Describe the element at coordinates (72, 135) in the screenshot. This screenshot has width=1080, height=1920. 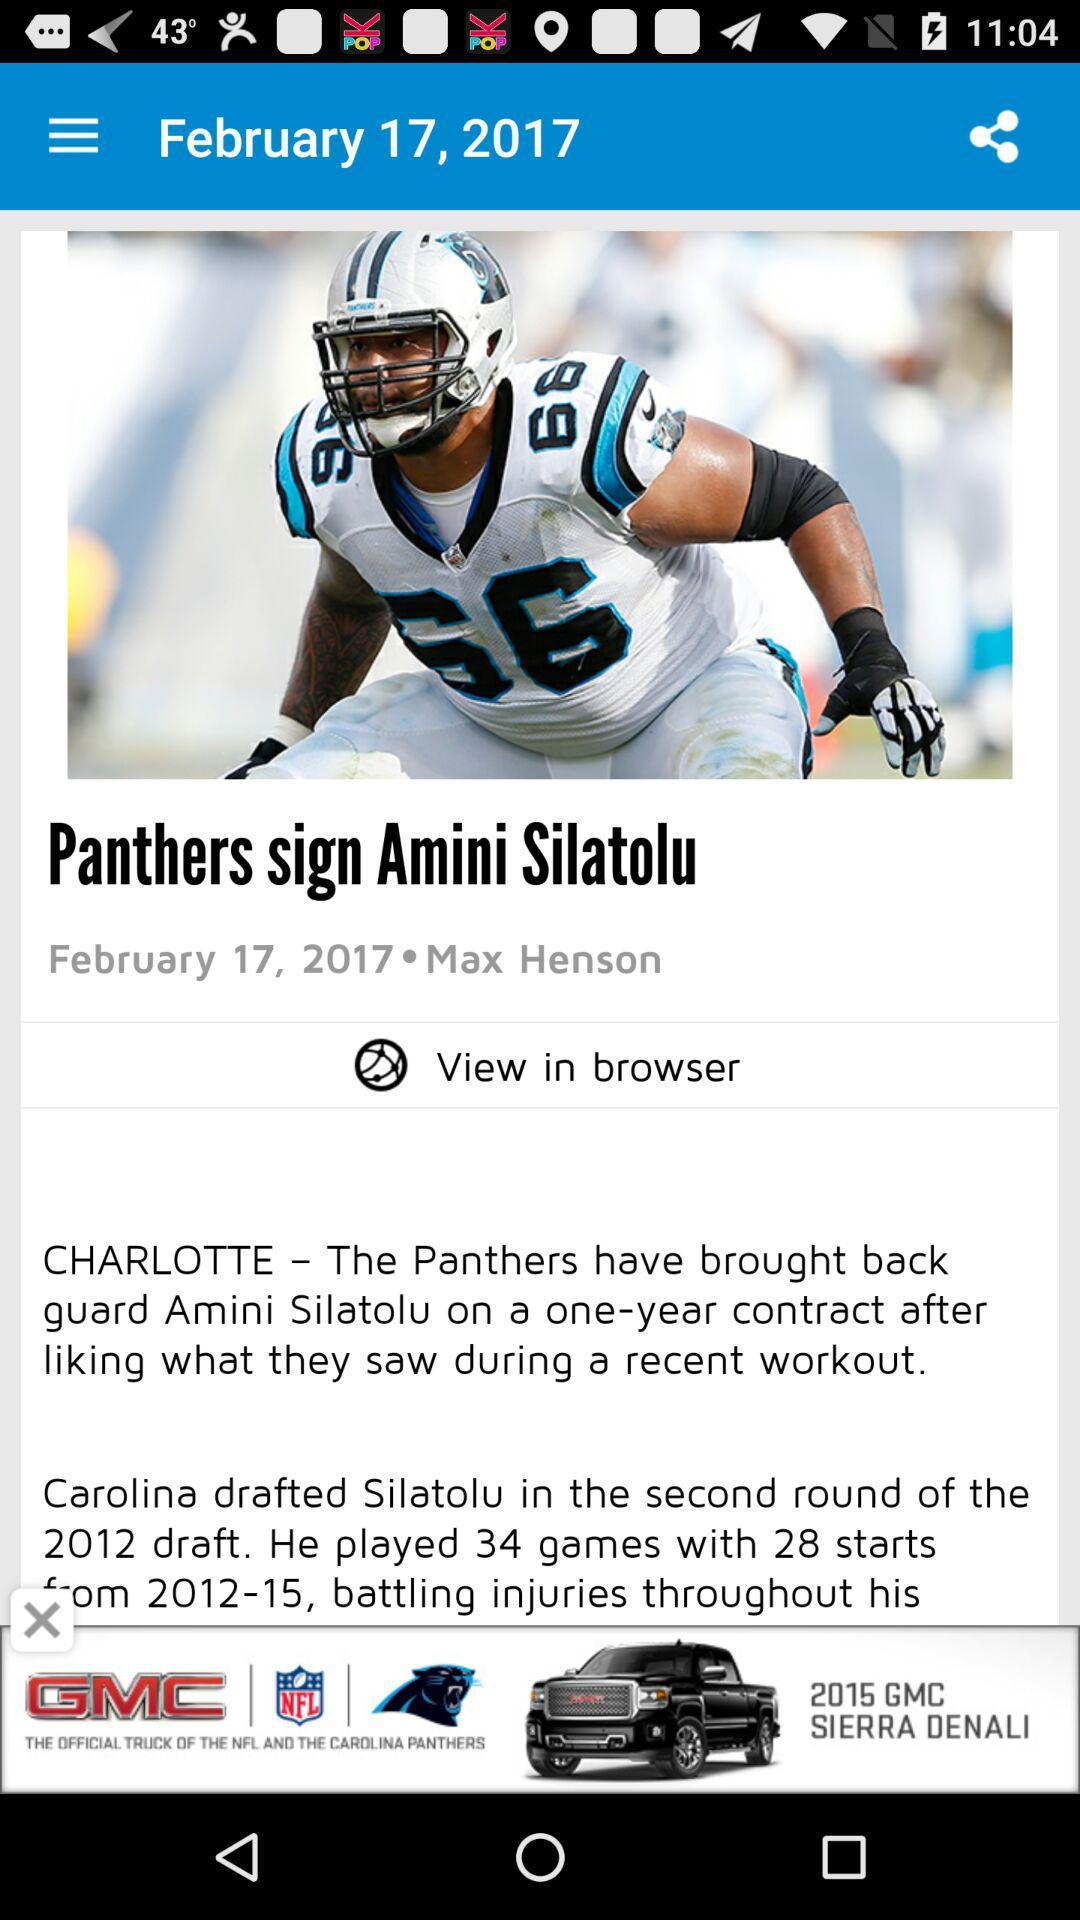
I see `carolina panthers mobile` at that location.